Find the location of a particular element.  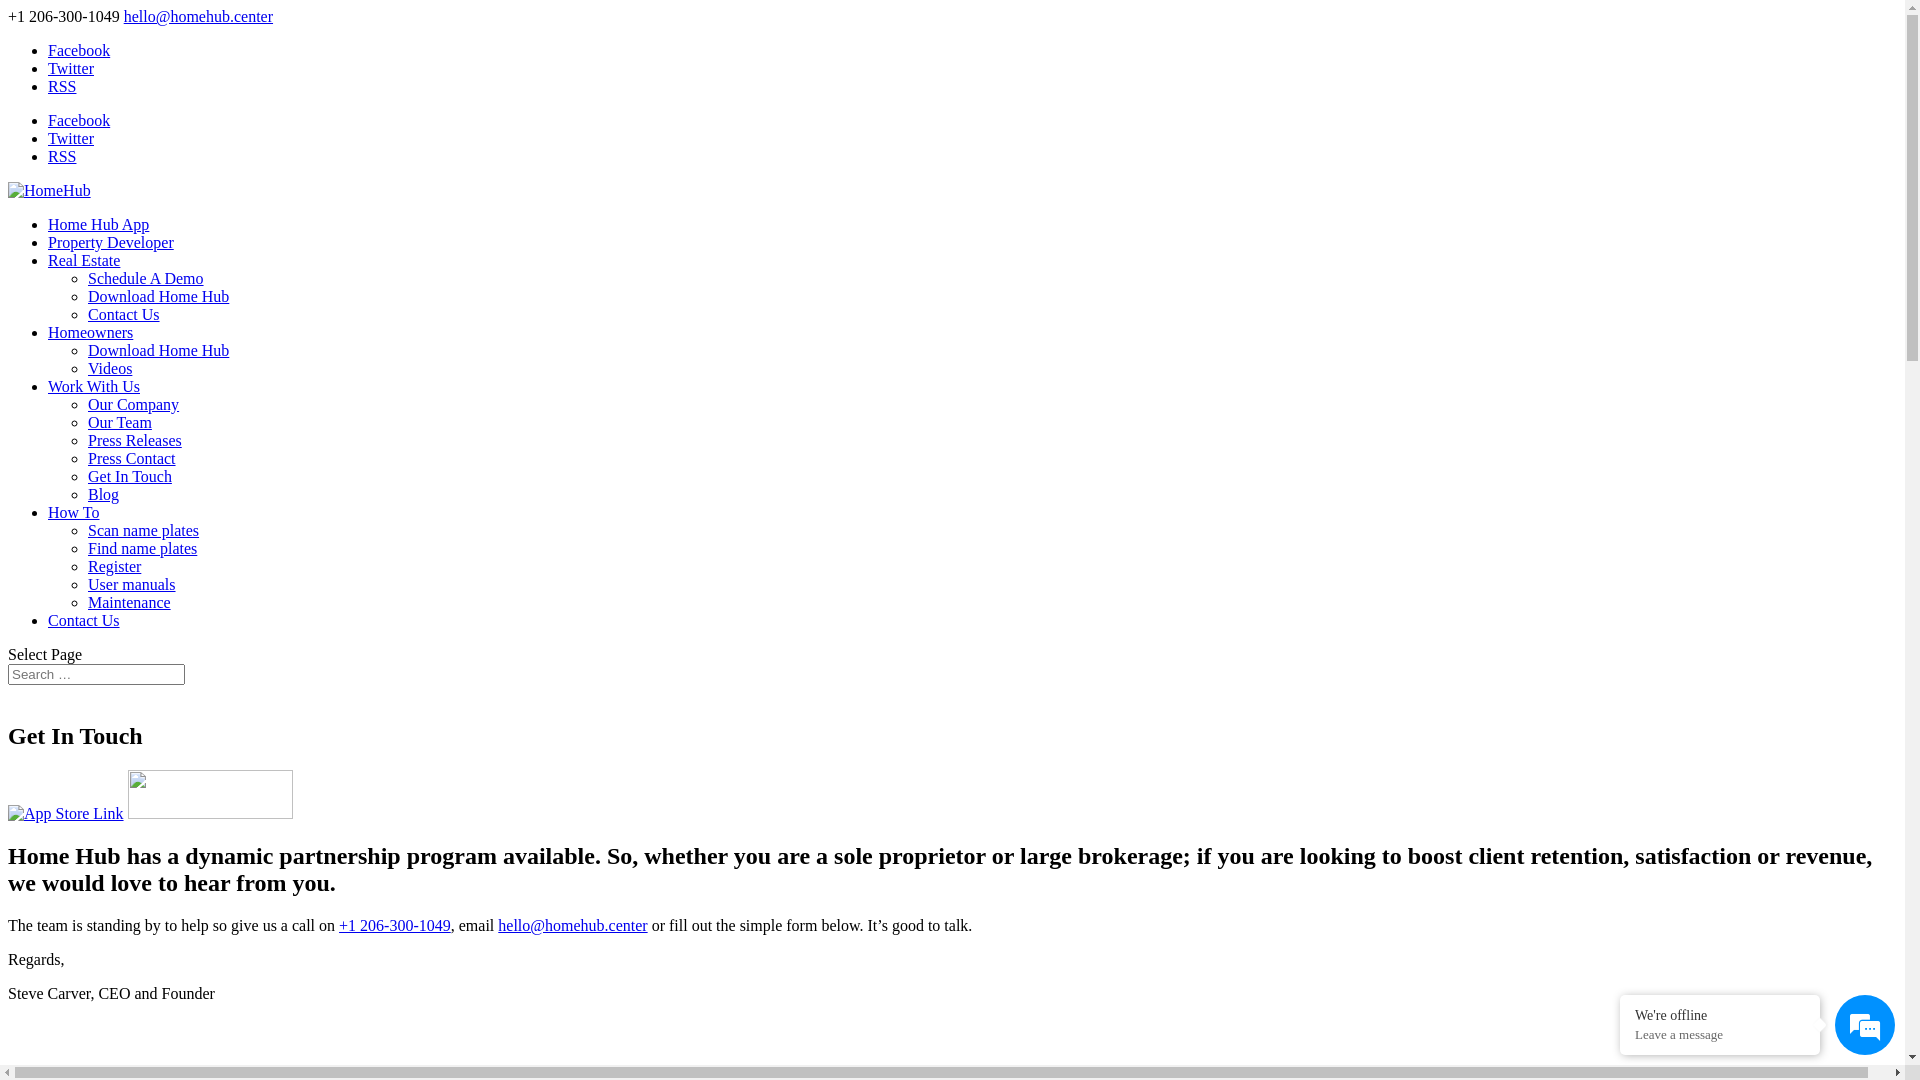

'Videos' is located at coordinates (109, 368).